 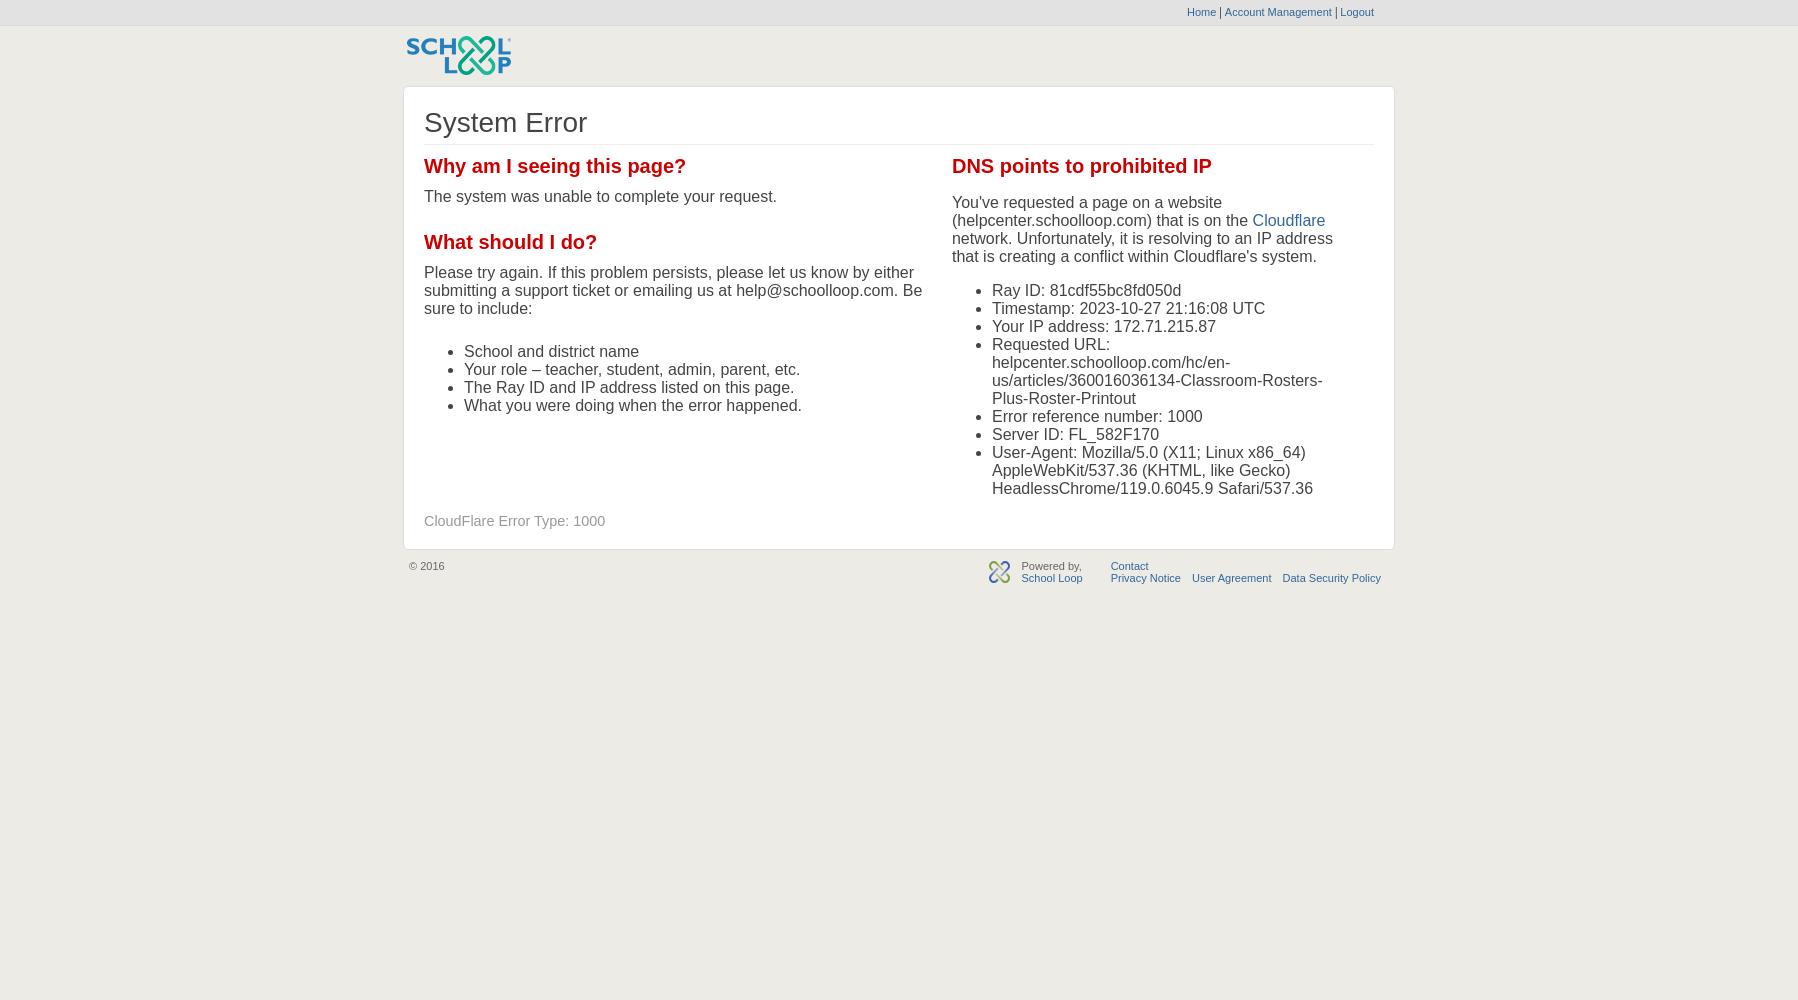 I want to click on 'School and district name', so click(x=551, y=350).